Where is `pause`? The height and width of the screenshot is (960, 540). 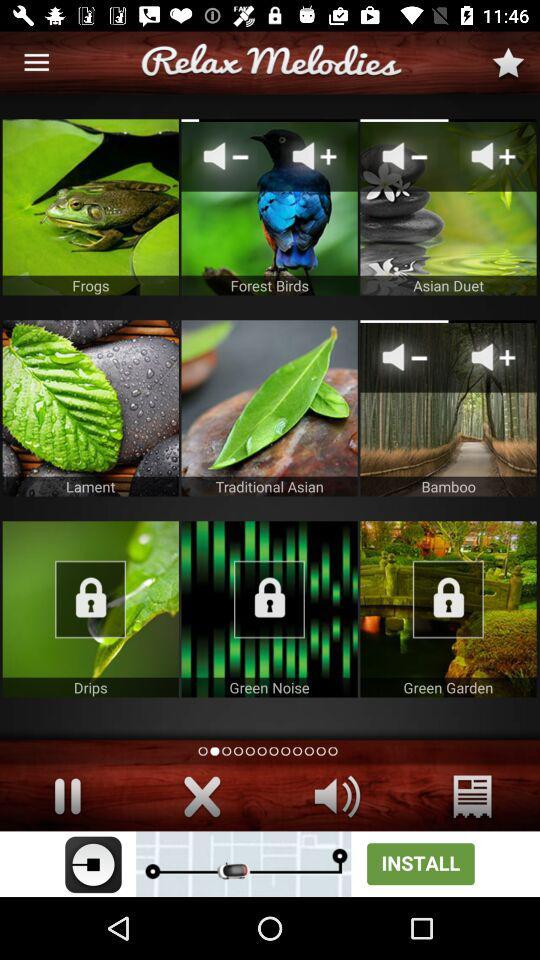 pause is located at coordinates (67, 796).